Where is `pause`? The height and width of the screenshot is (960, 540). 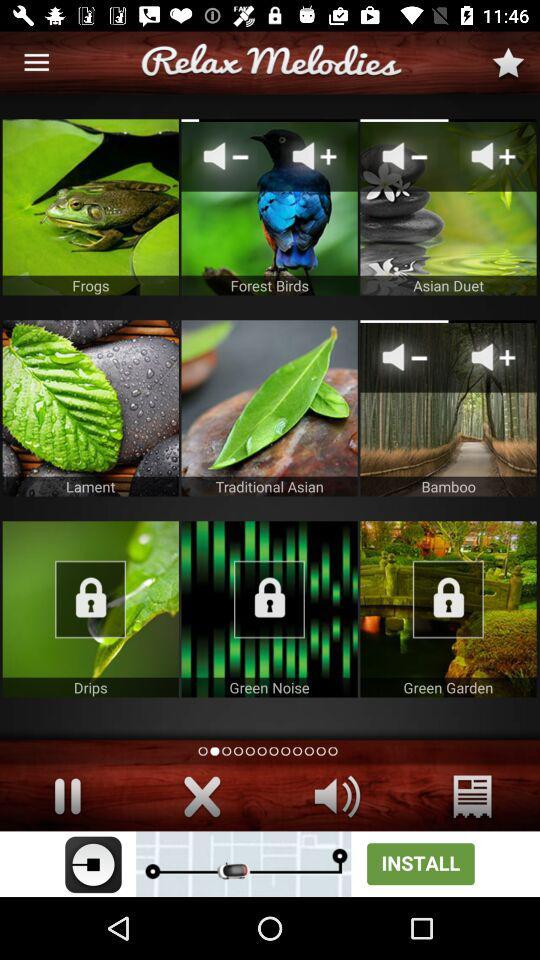 pause is located at coordinates (67, 796).